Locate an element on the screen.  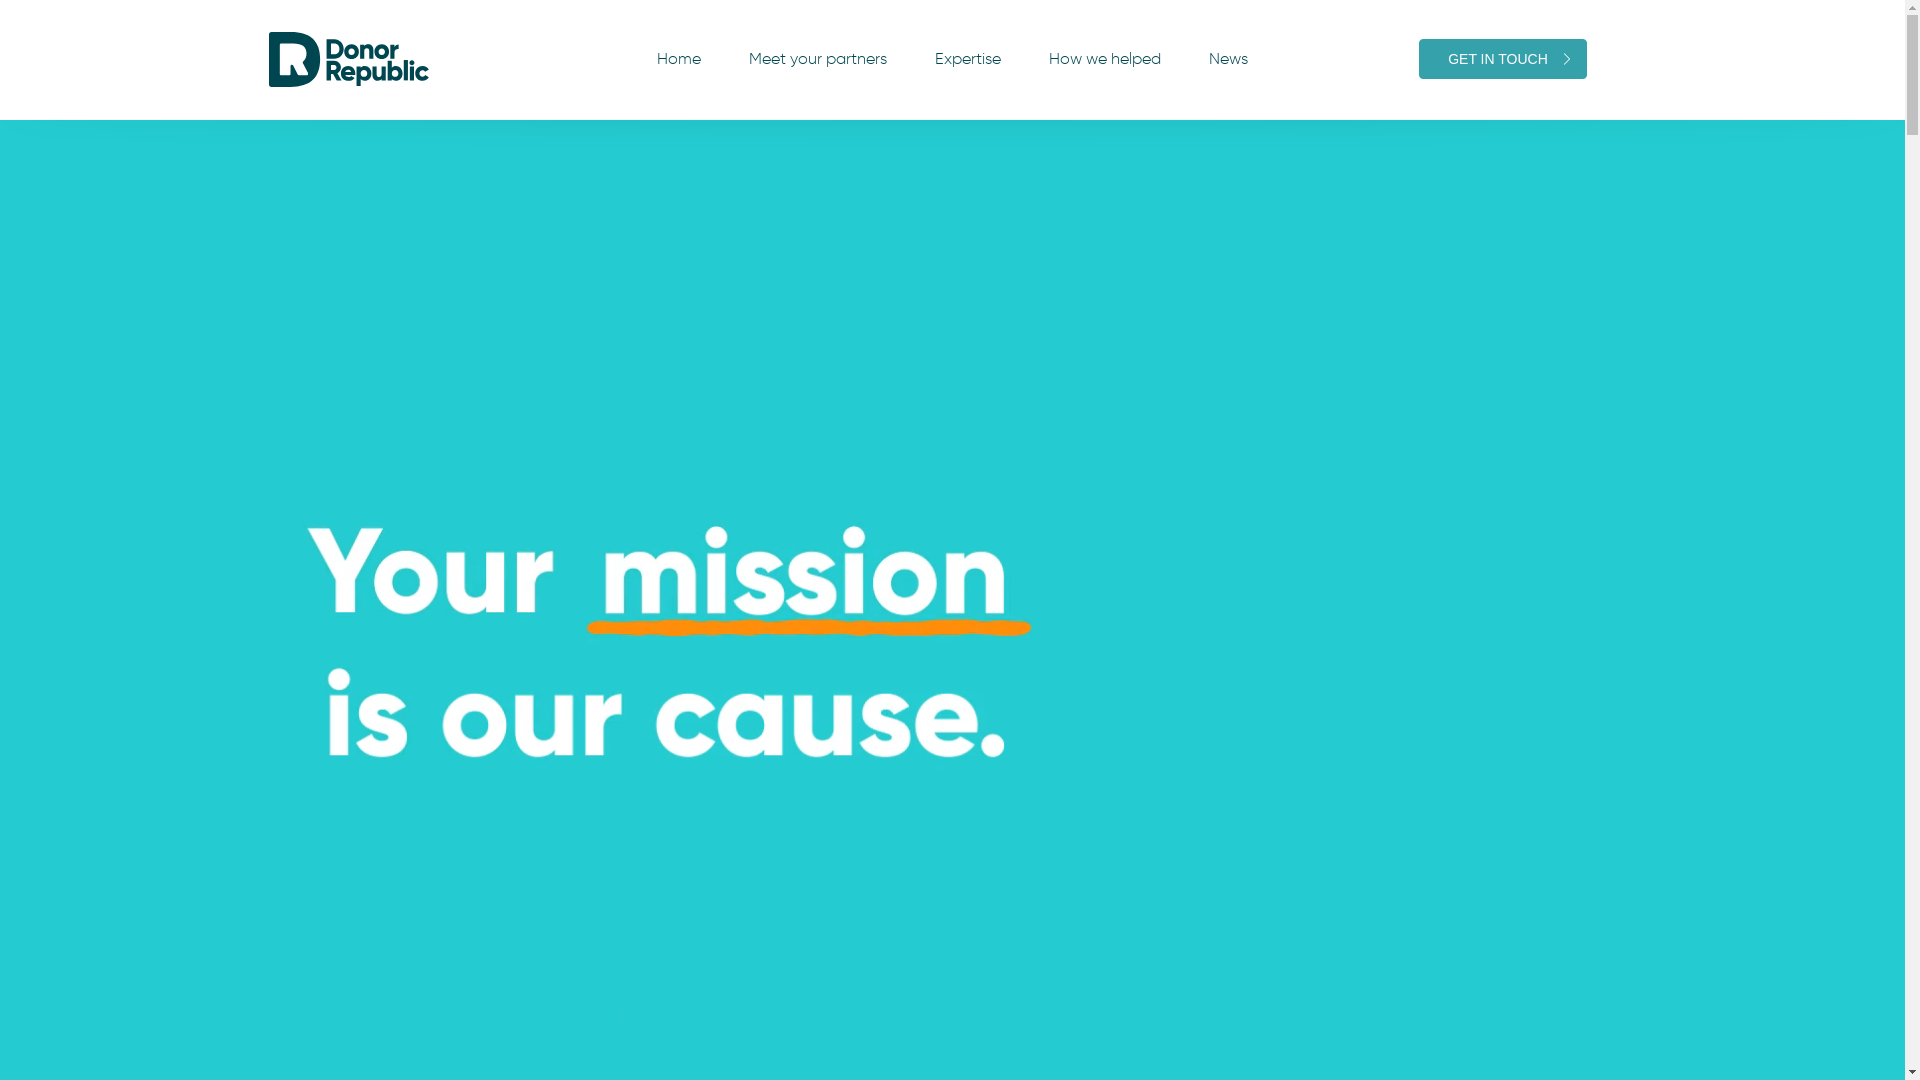
'Meet your partners' is located at coordinates (817, 57).